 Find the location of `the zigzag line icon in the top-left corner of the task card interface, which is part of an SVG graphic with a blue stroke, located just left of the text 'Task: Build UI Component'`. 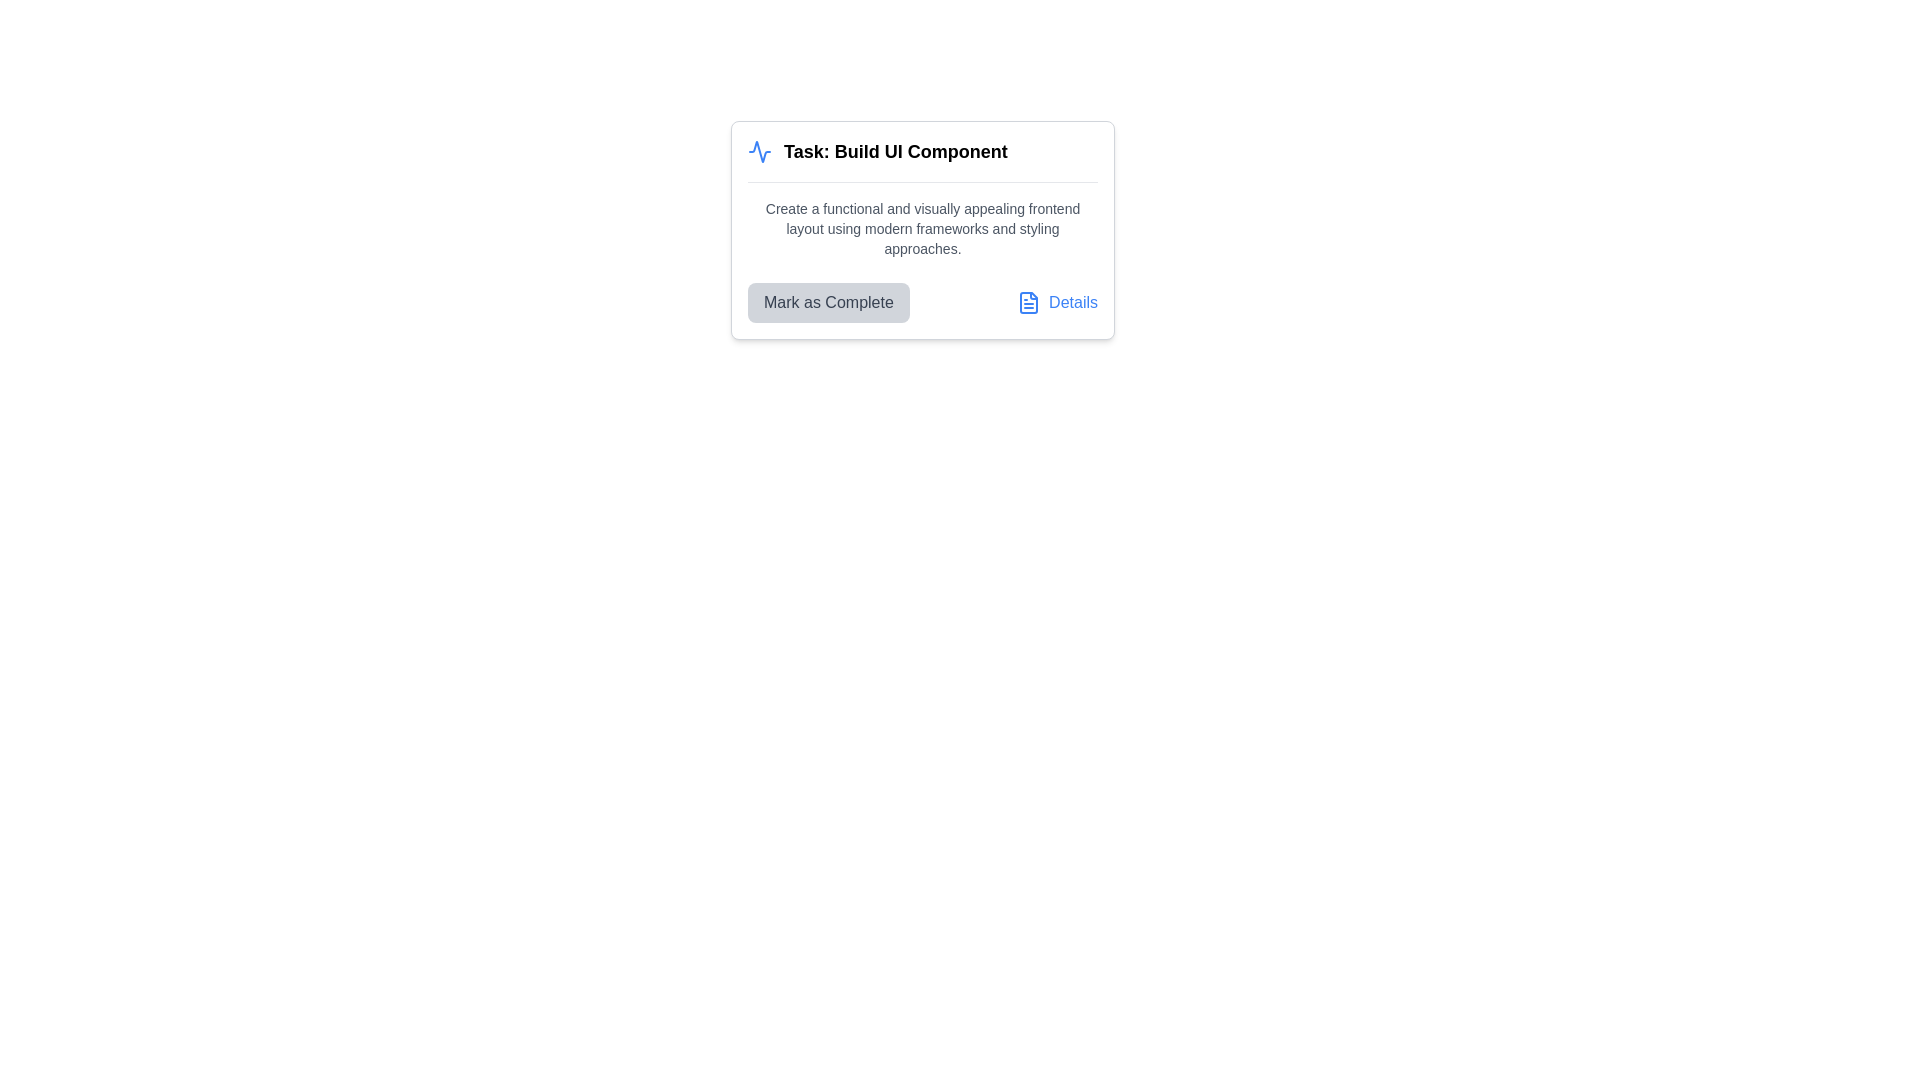

the zigzag line icon in the top-left corner of the task card interface, which is part of an SVG graphic with a blue stroke, located just left of the text 'Task: Build UI Component' is located at coordinates (758, 150).